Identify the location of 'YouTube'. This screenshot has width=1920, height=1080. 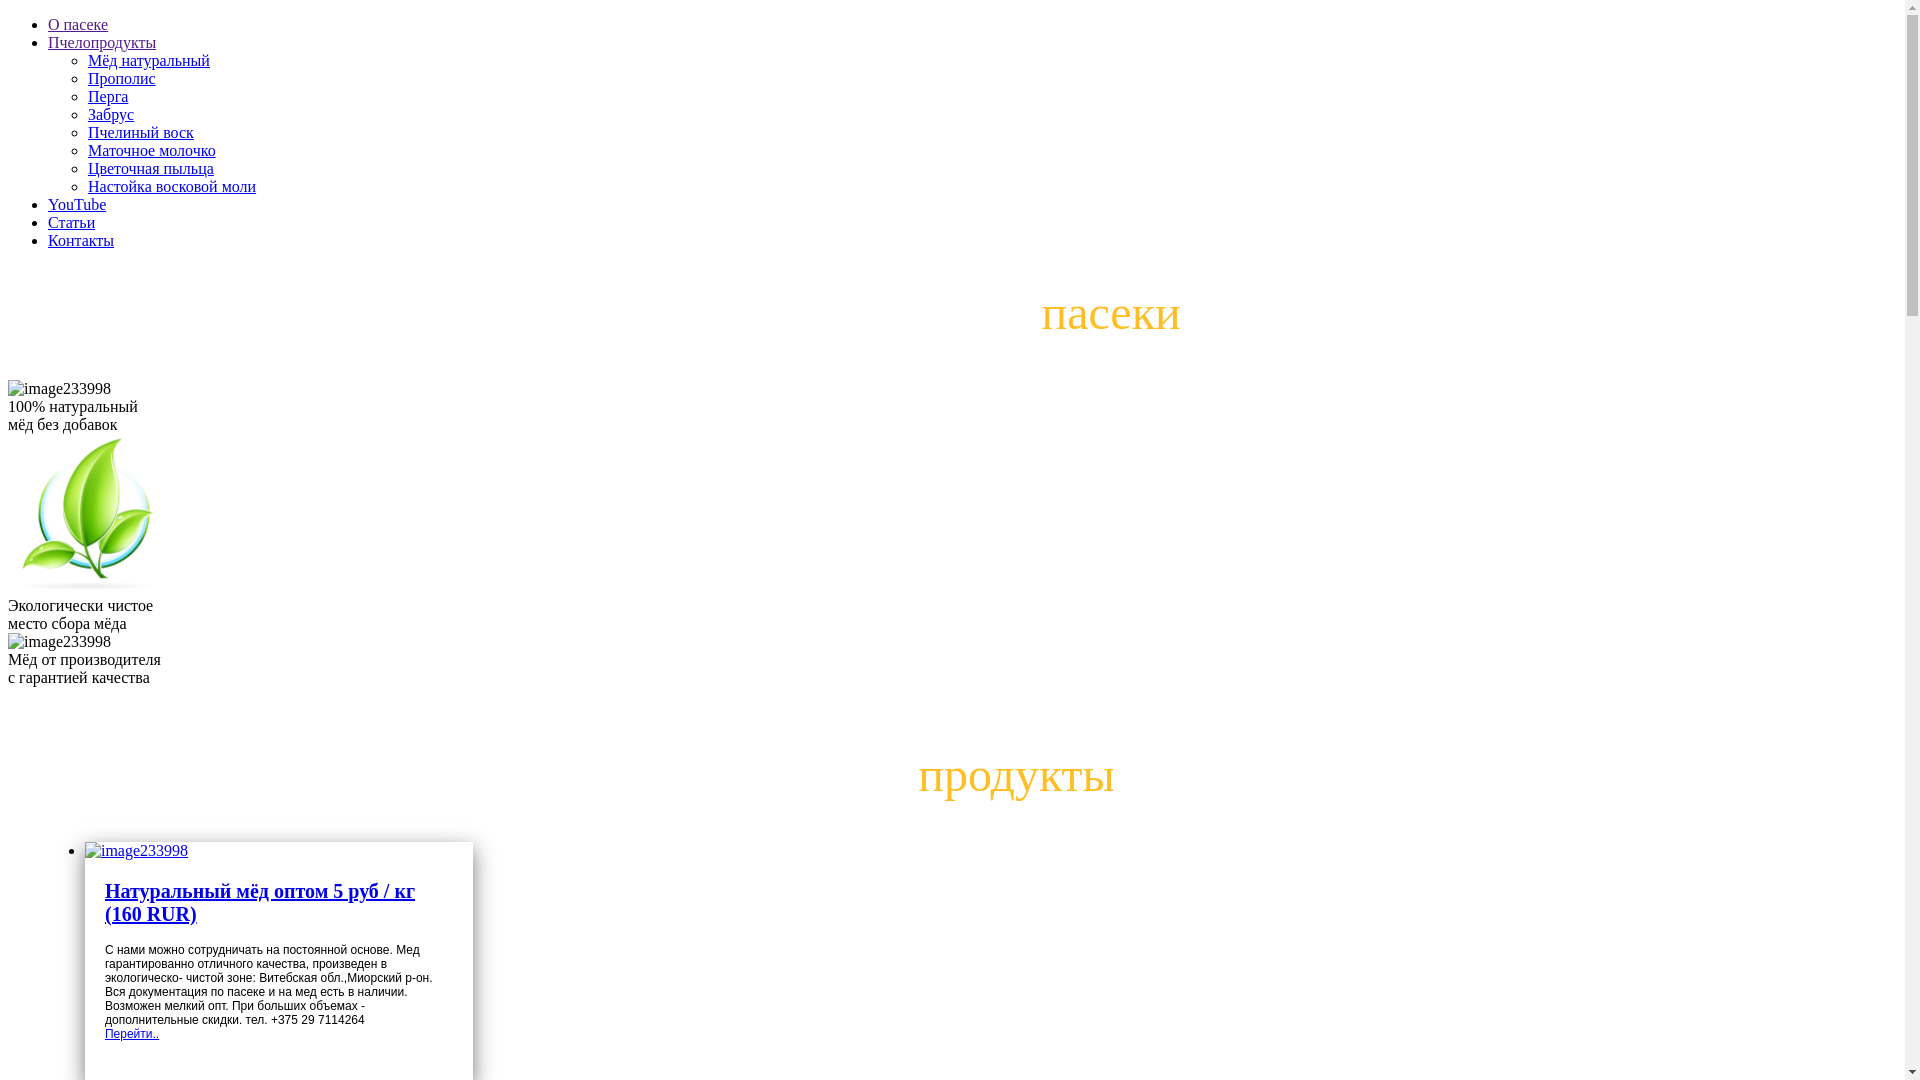
(76, 204).